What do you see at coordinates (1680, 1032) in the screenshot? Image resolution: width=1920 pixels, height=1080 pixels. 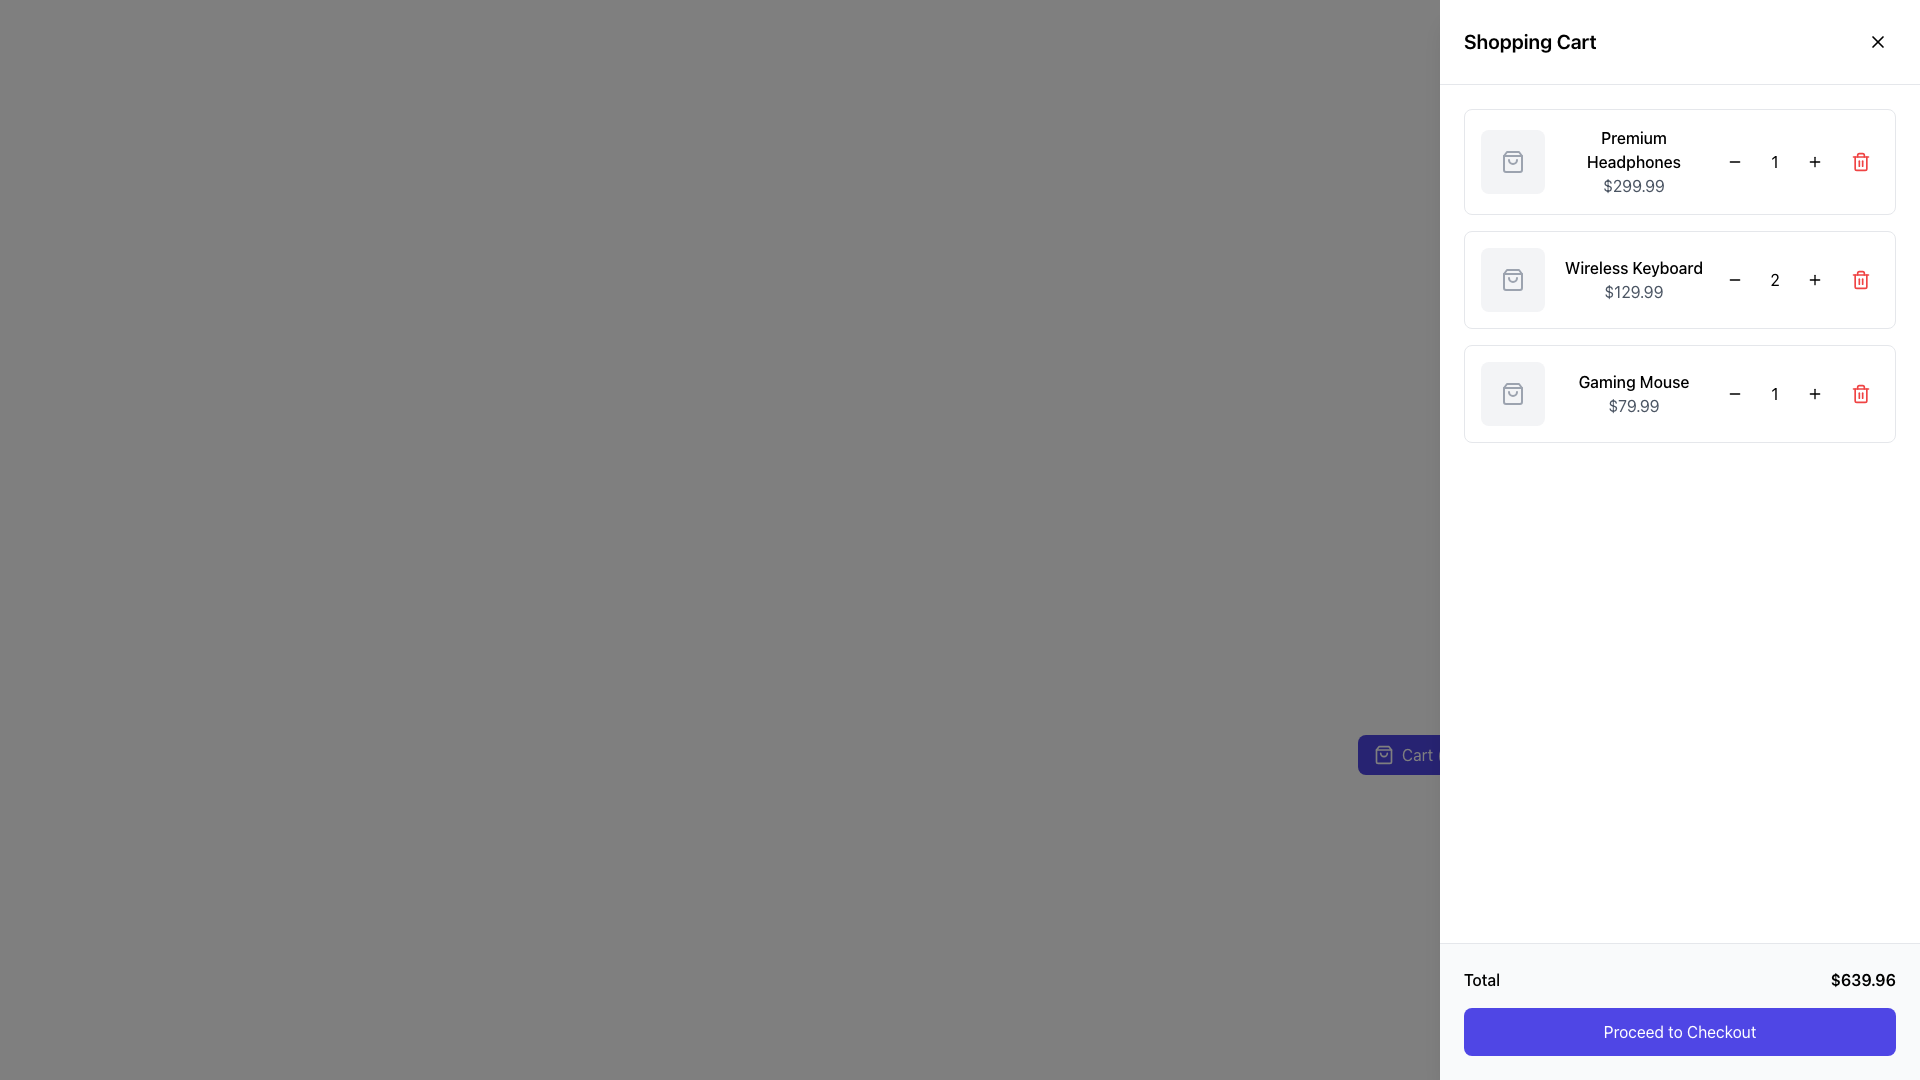 I see `the 'Proceed to Checkout' button with vibrant indigo background and white text to change its appearance` at bounding box center [1680, 1032].